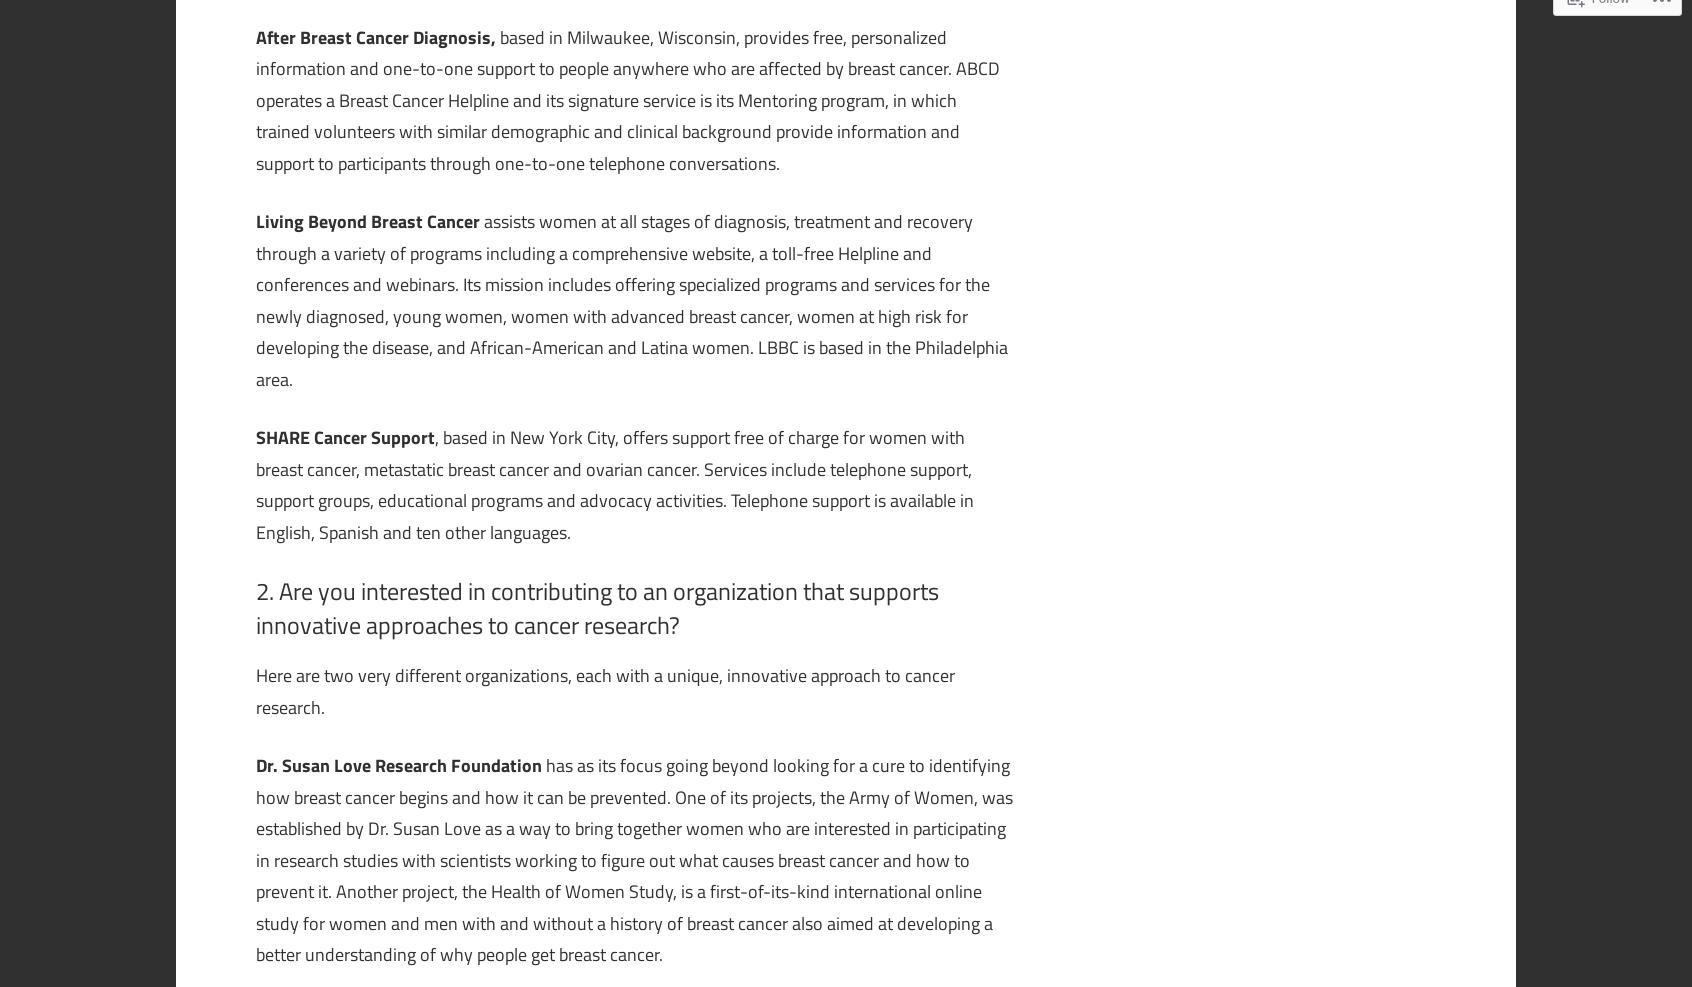 The width and height of the screenshot is (1692, 987). Describe the element at coordinates (604, 690) in the screenshot. I see `'Here are two very different organizations, each with a unique, innovative approach to cancer research.'` at that location.